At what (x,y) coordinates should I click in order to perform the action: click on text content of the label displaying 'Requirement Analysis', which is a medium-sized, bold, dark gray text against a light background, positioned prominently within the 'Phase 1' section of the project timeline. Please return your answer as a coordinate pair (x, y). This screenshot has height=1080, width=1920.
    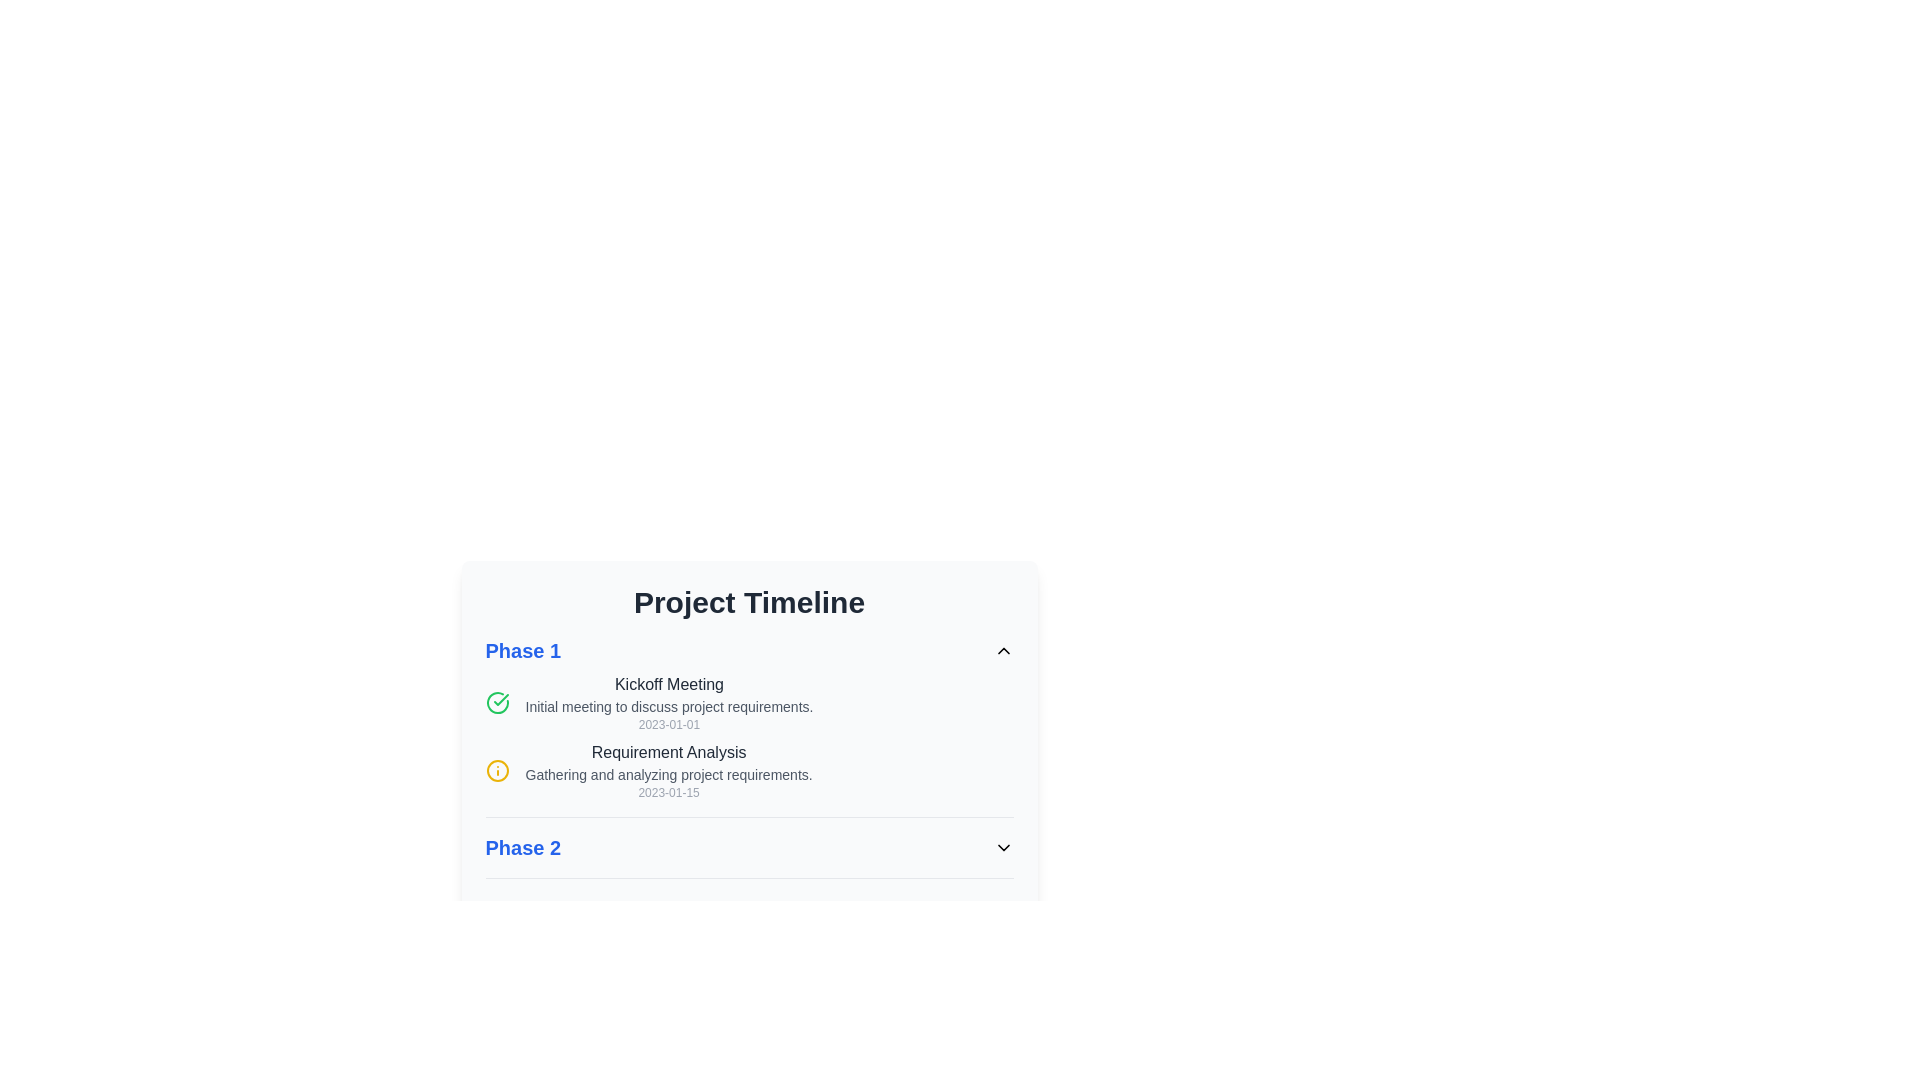
    Looking at the image, I should click on (669, 752).